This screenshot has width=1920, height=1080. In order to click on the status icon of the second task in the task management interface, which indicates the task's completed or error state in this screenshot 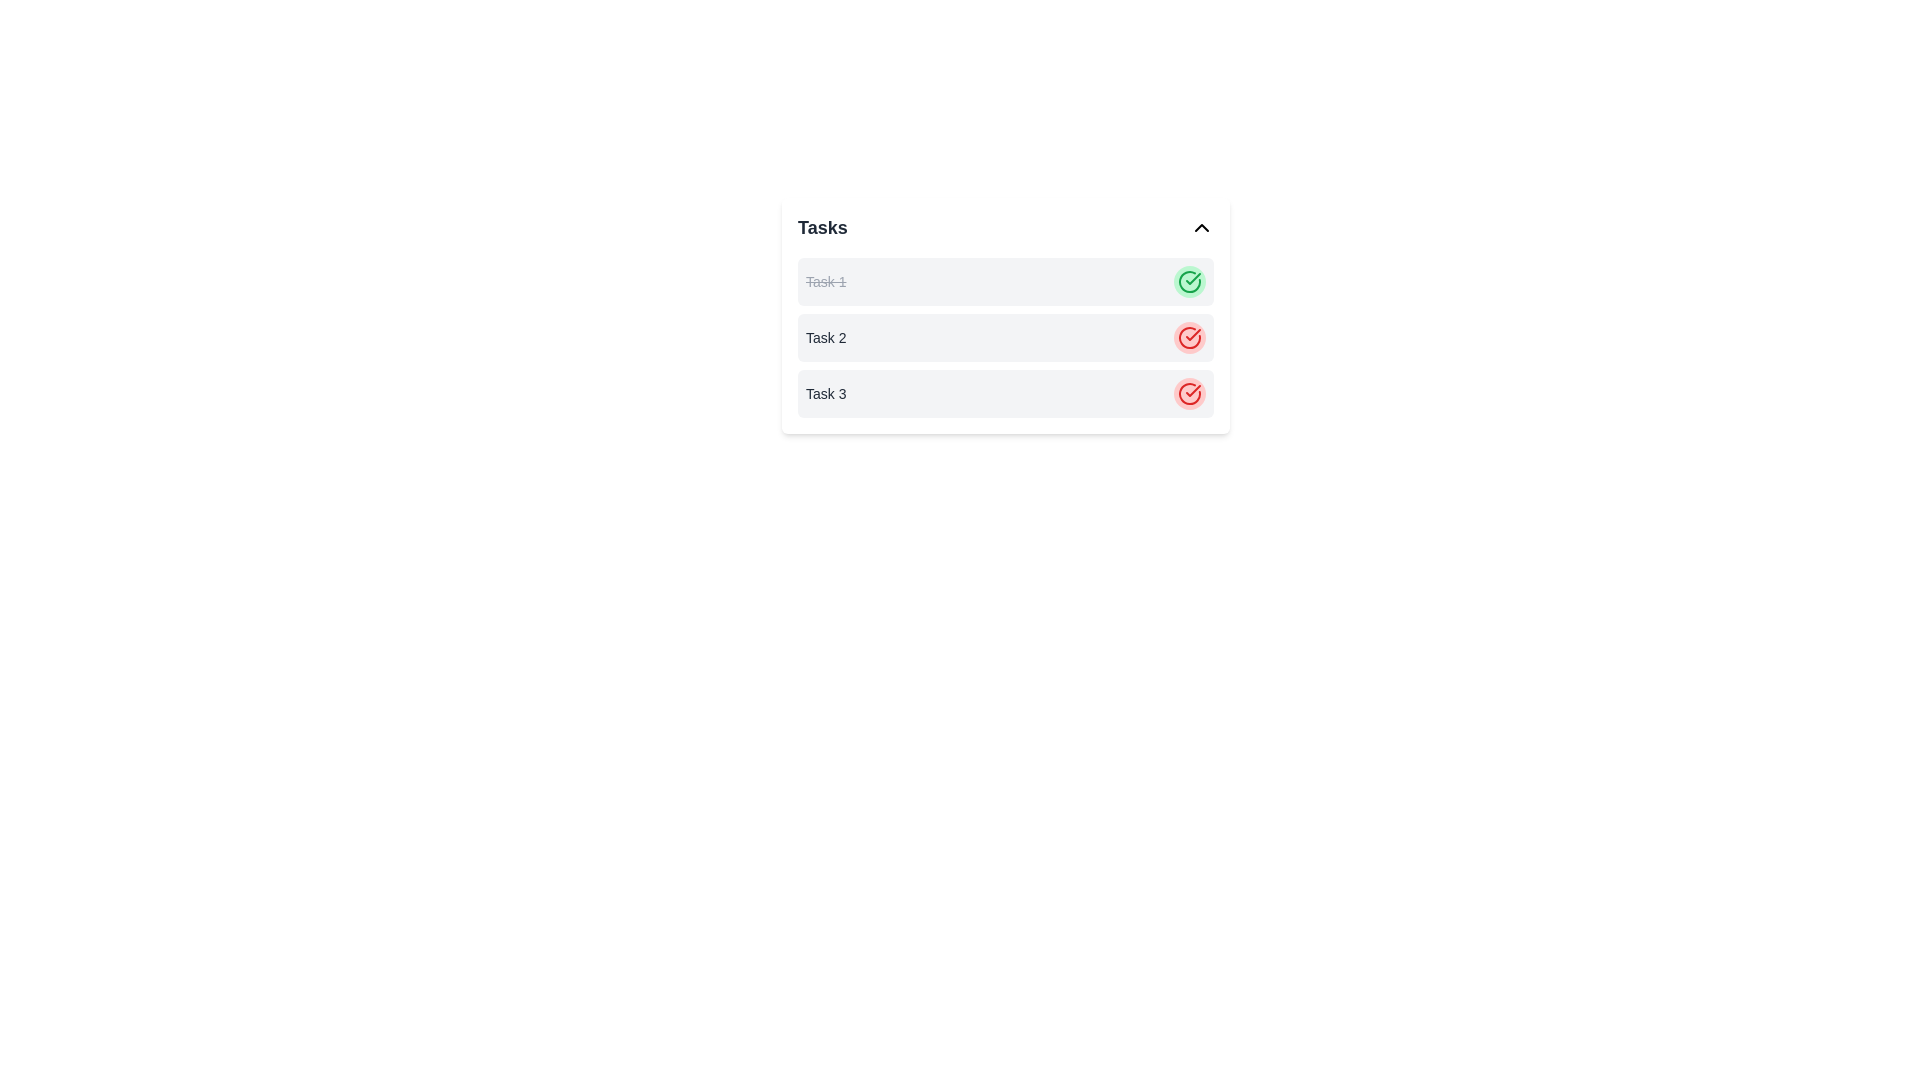, I will do `click(1190, 337)`.